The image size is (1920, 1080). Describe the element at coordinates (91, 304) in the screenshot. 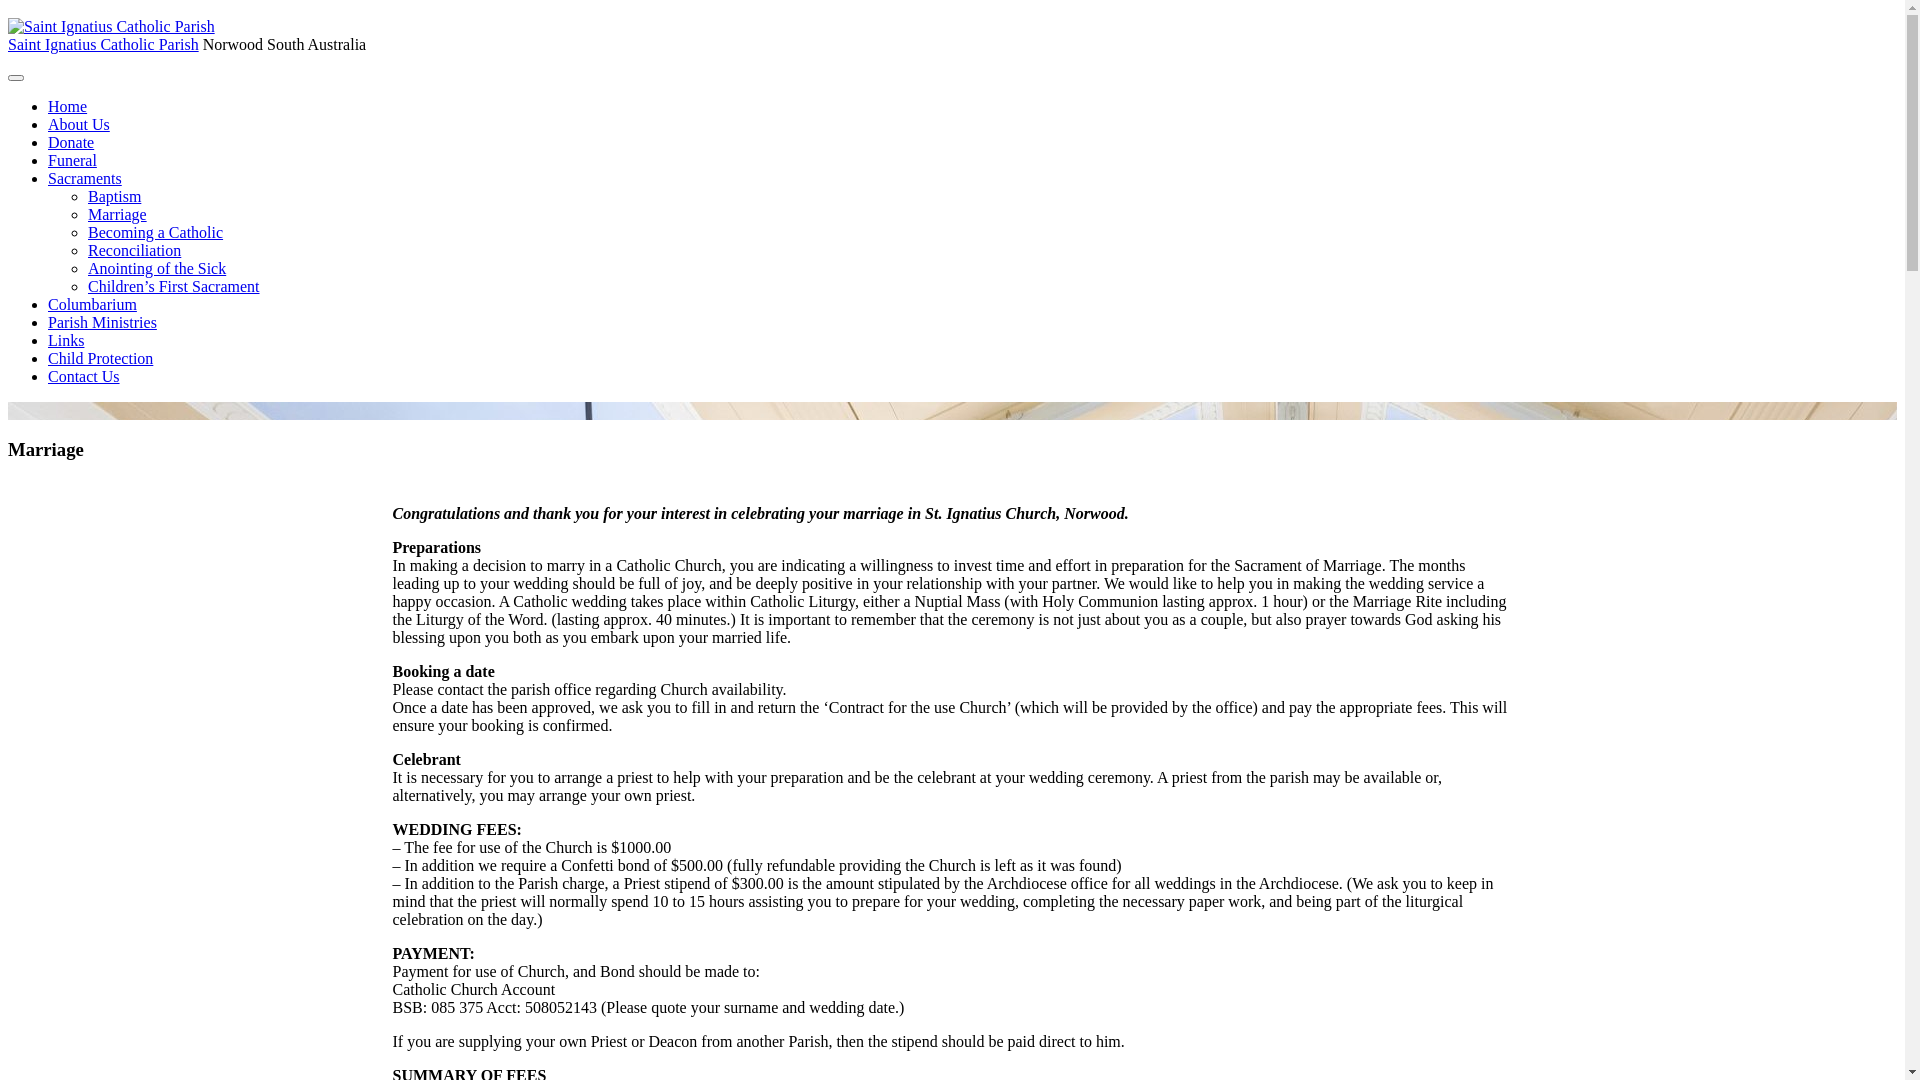

I see `'Columbarium'` at that location.